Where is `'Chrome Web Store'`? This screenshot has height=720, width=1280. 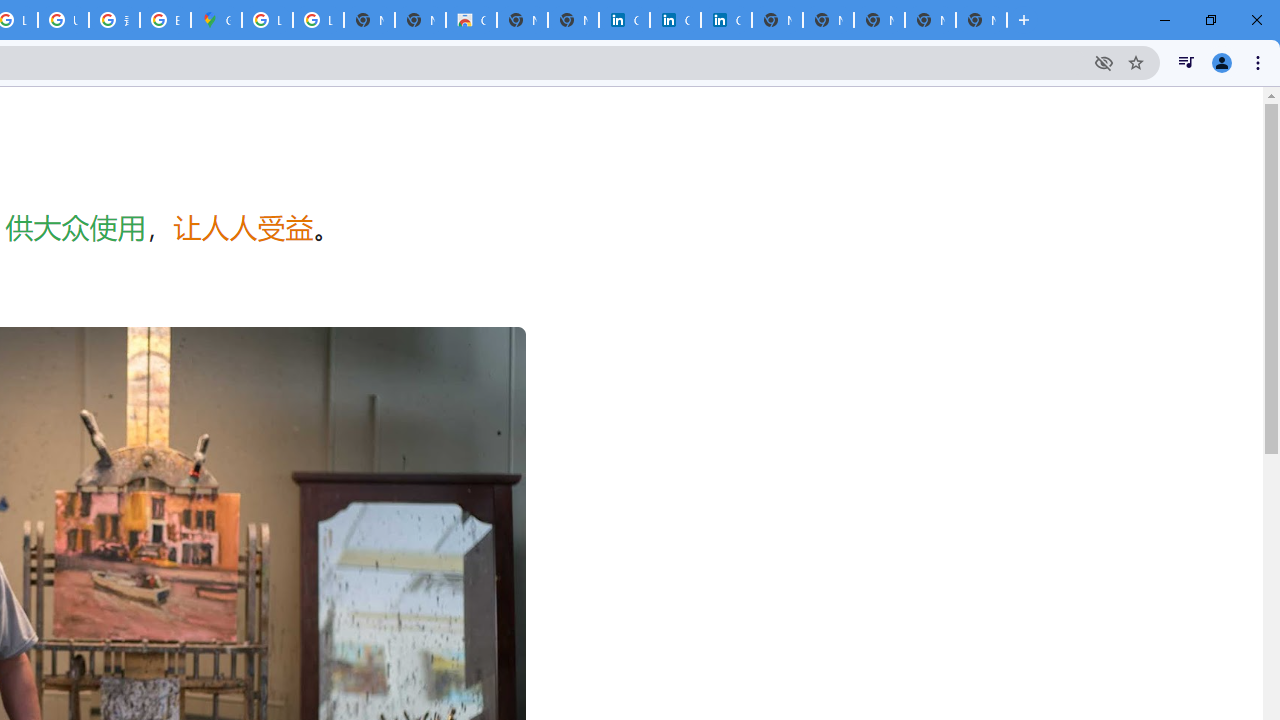
'Chrome Web Store' is located at coordinates (470, 20).